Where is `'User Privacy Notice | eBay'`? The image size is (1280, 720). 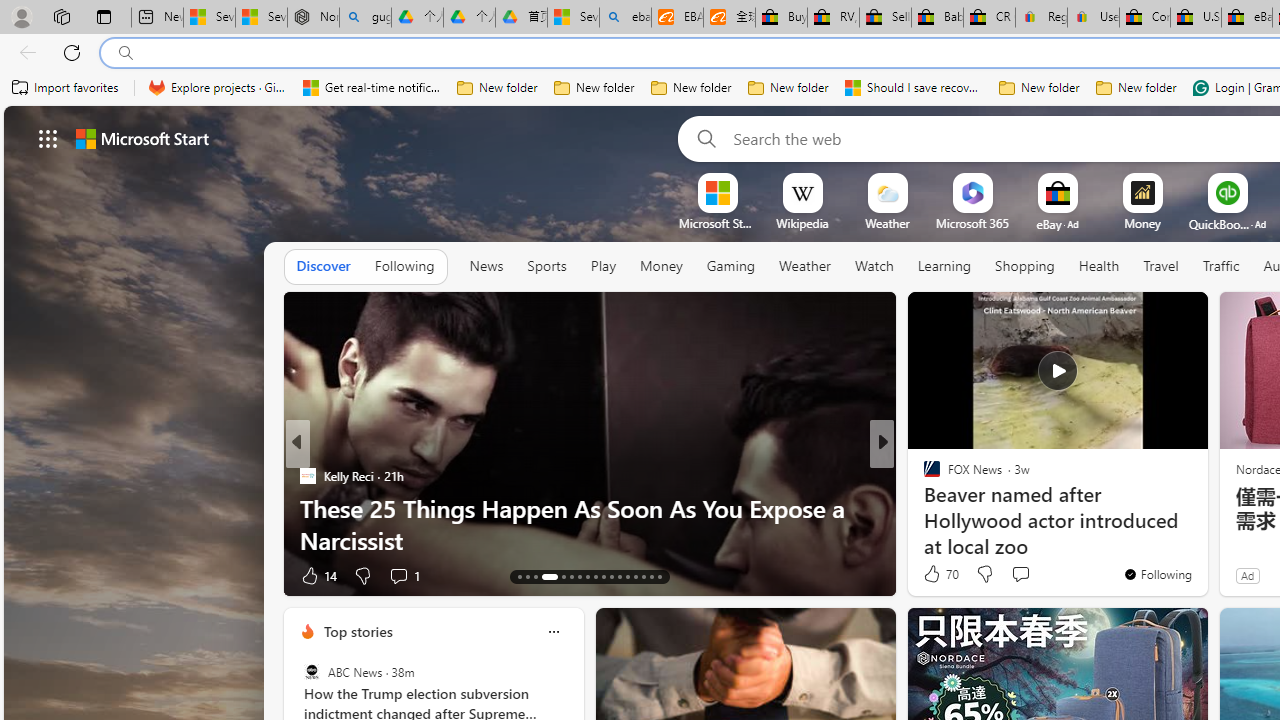
'User Privacy Notice | eBay' is located at coordinates (1092, 17).